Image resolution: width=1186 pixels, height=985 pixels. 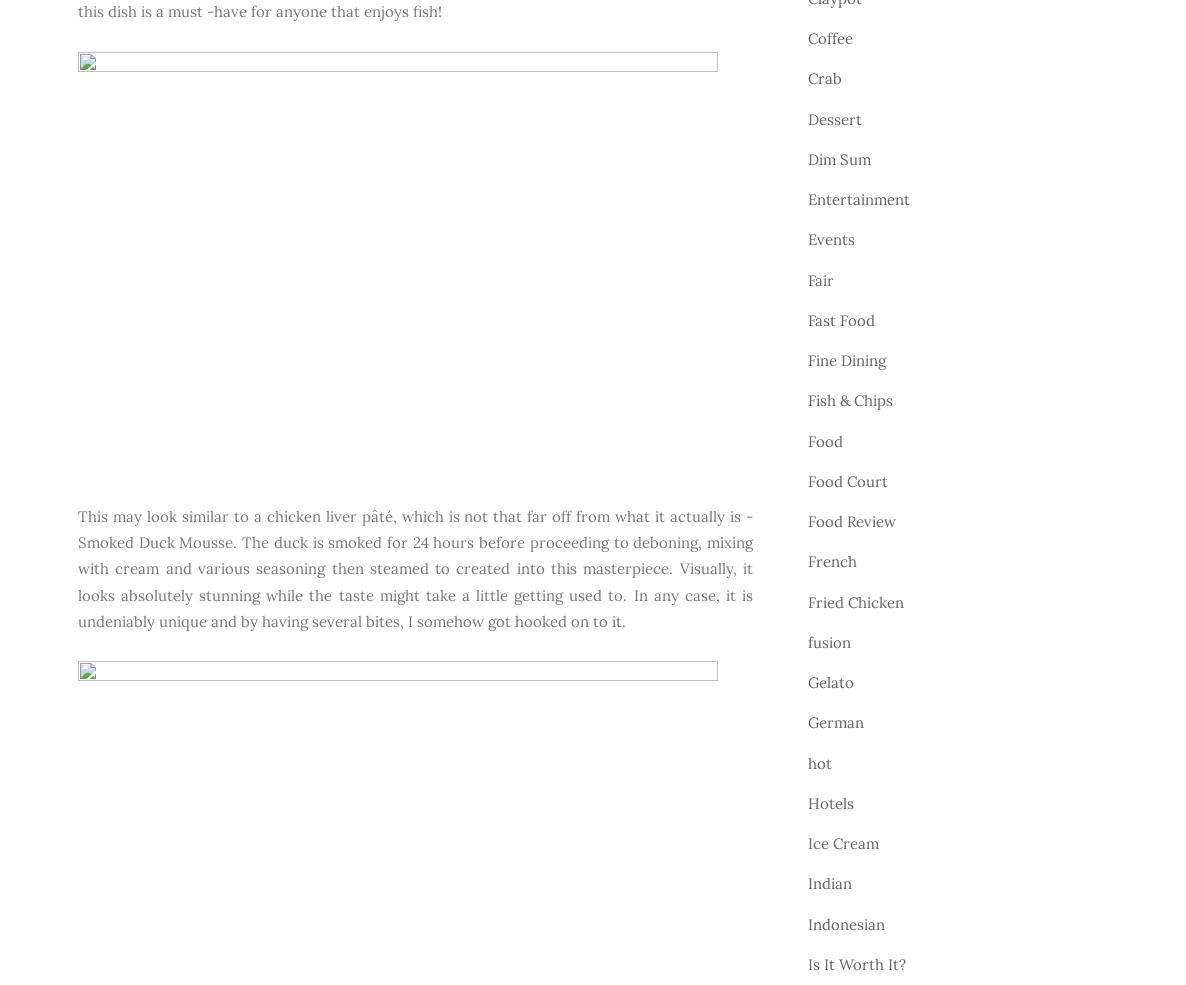 I want to click on 'Events', so click(x=830, y=238).